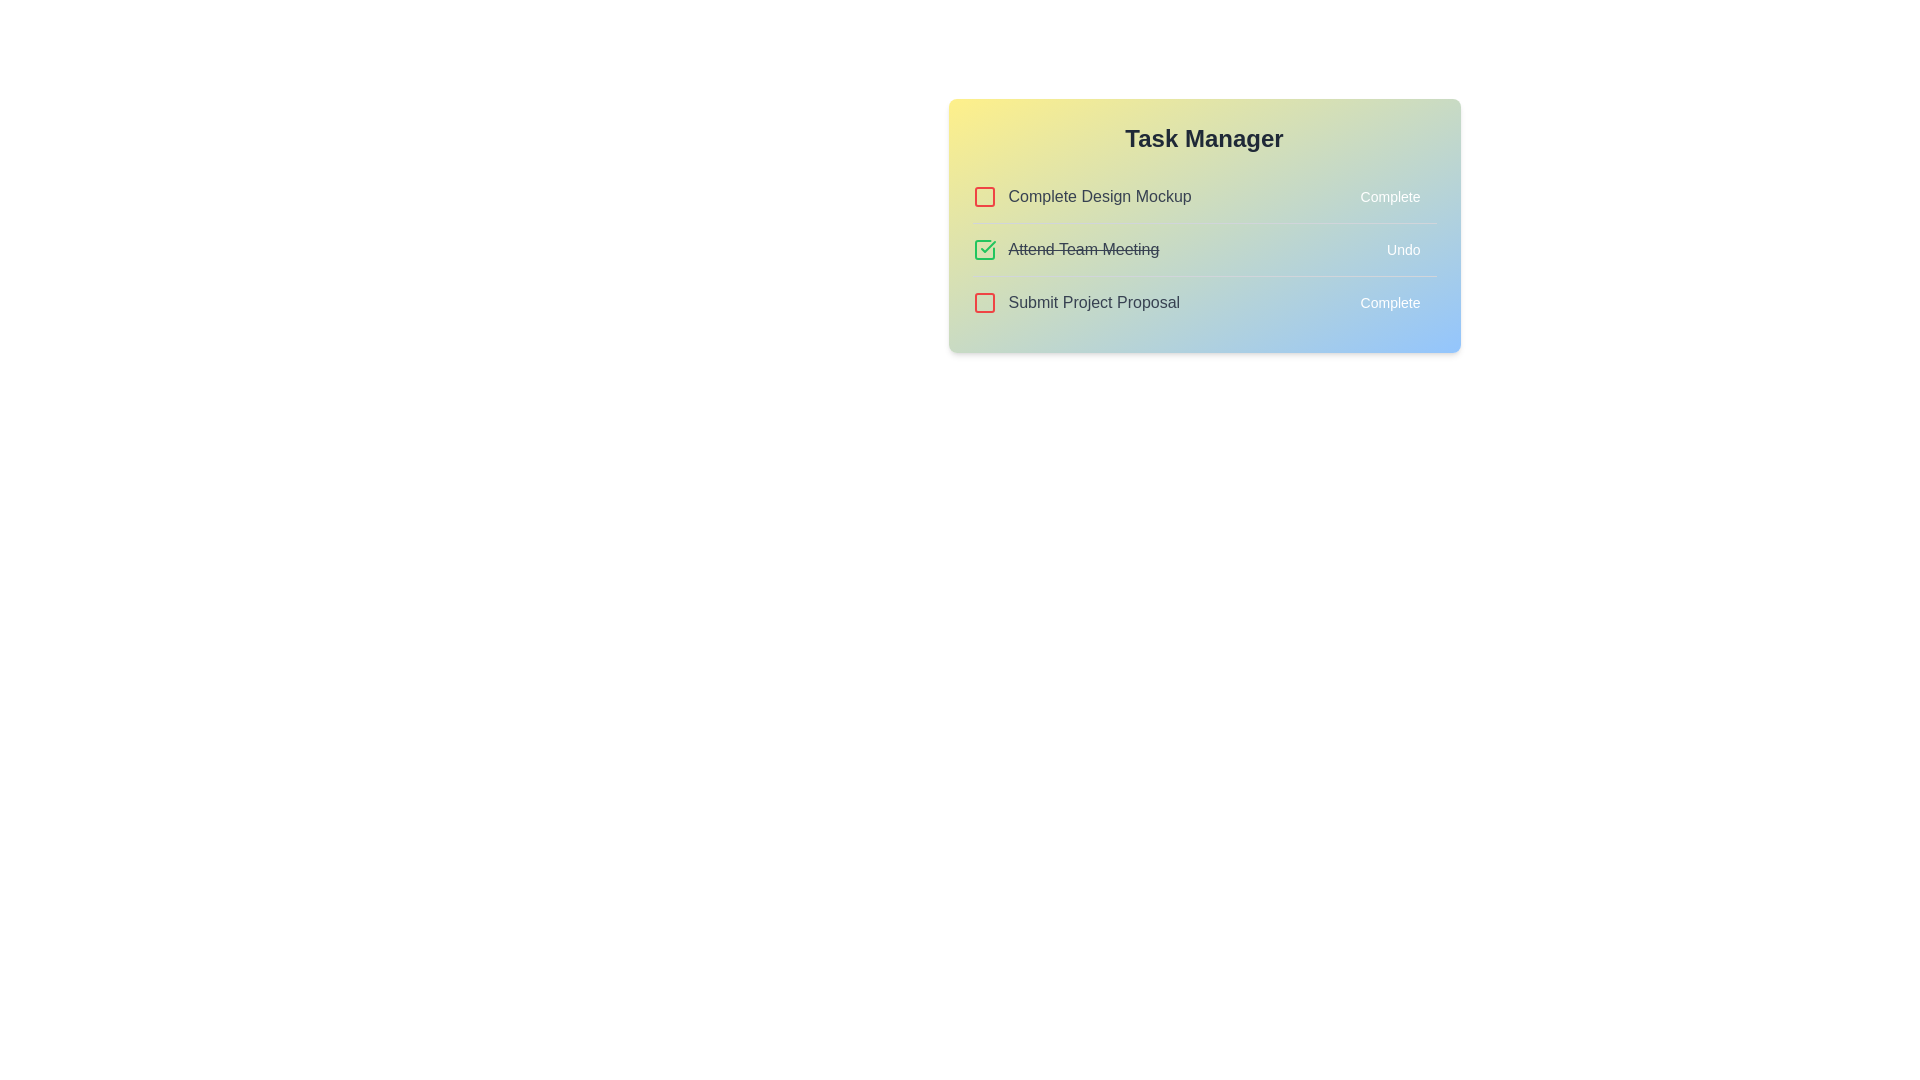 This screenshot has height=1080, width=1920. What do you see at coordinates (1389, 196) in the screenshot?
I see `the Complete button for the task Complete Design Mockup to toggle its completion status` at bounding box center [1389, 196].